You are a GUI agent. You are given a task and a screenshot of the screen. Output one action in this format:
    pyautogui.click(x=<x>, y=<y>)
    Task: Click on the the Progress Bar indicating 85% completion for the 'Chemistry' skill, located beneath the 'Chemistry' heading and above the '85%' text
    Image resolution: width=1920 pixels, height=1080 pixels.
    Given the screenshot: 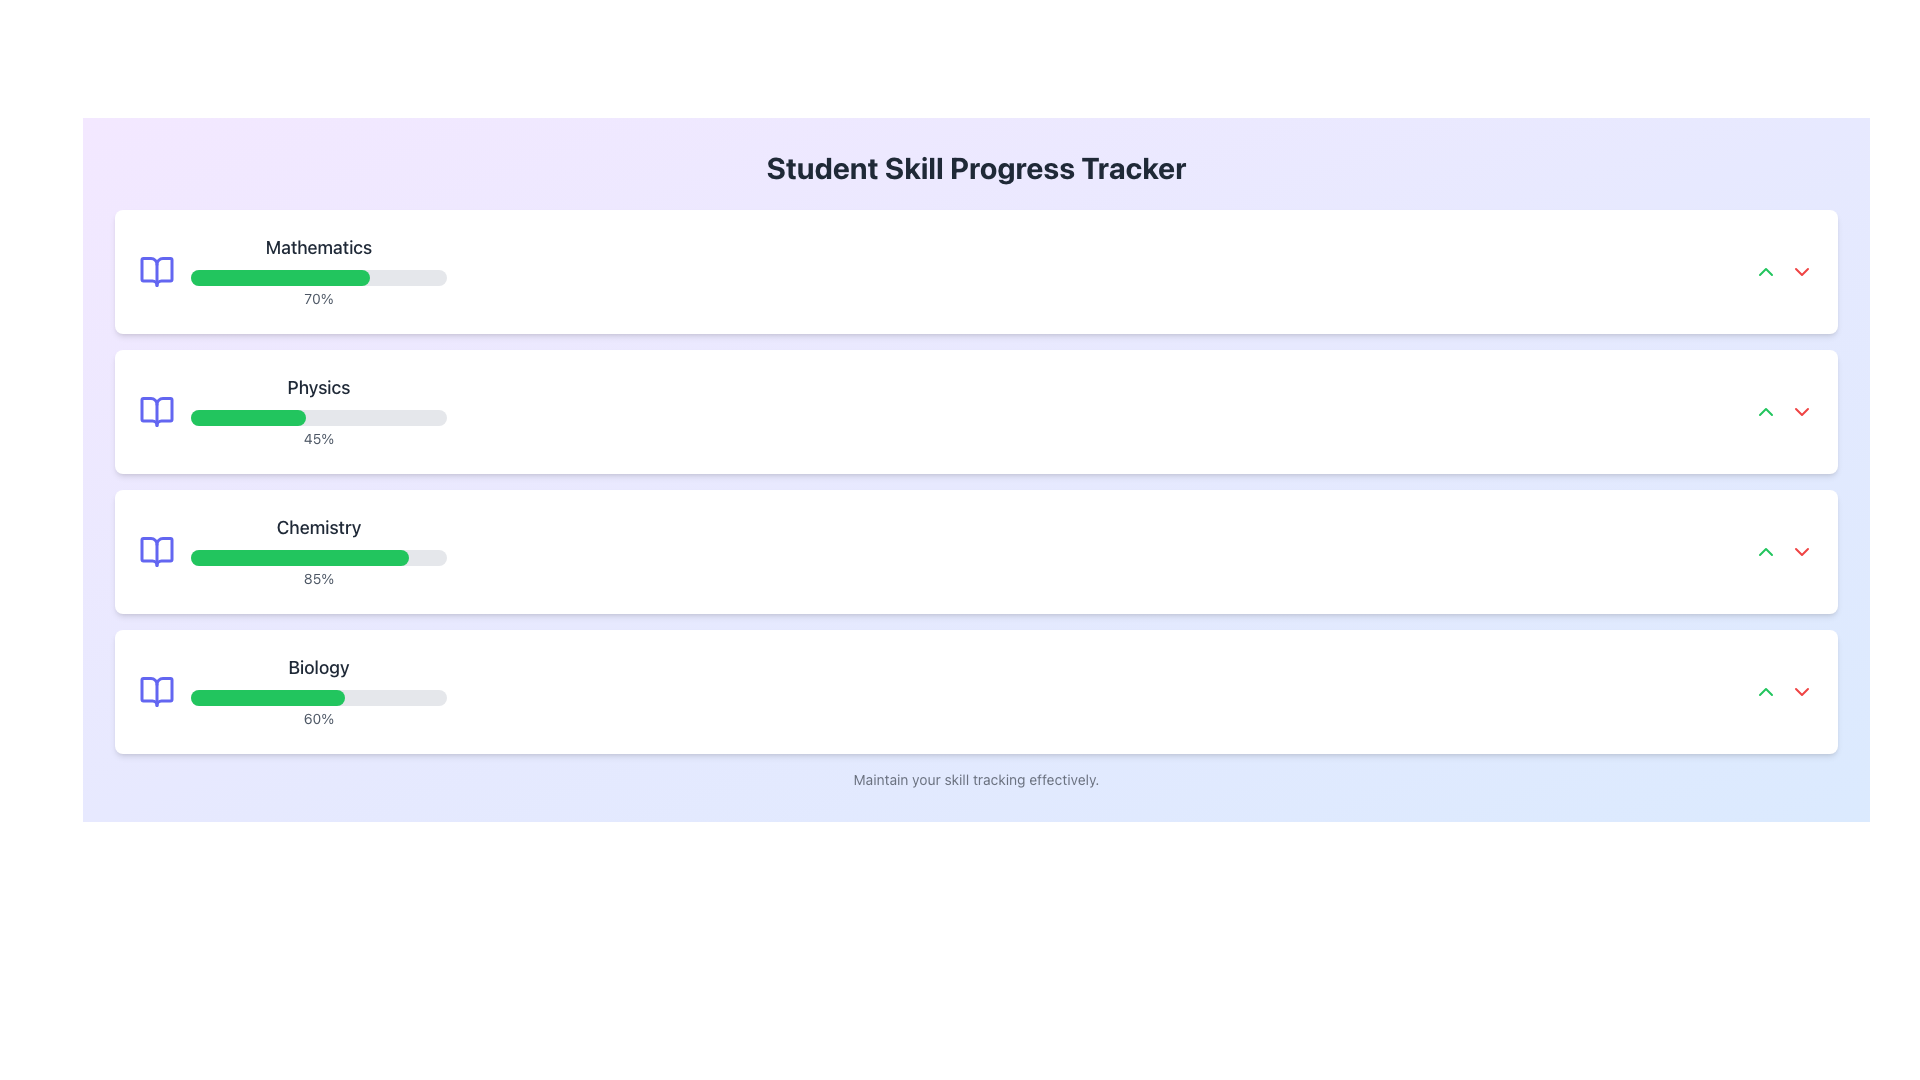 What is the action you would take?
    pyautogui.click(x=317, y=558)
    